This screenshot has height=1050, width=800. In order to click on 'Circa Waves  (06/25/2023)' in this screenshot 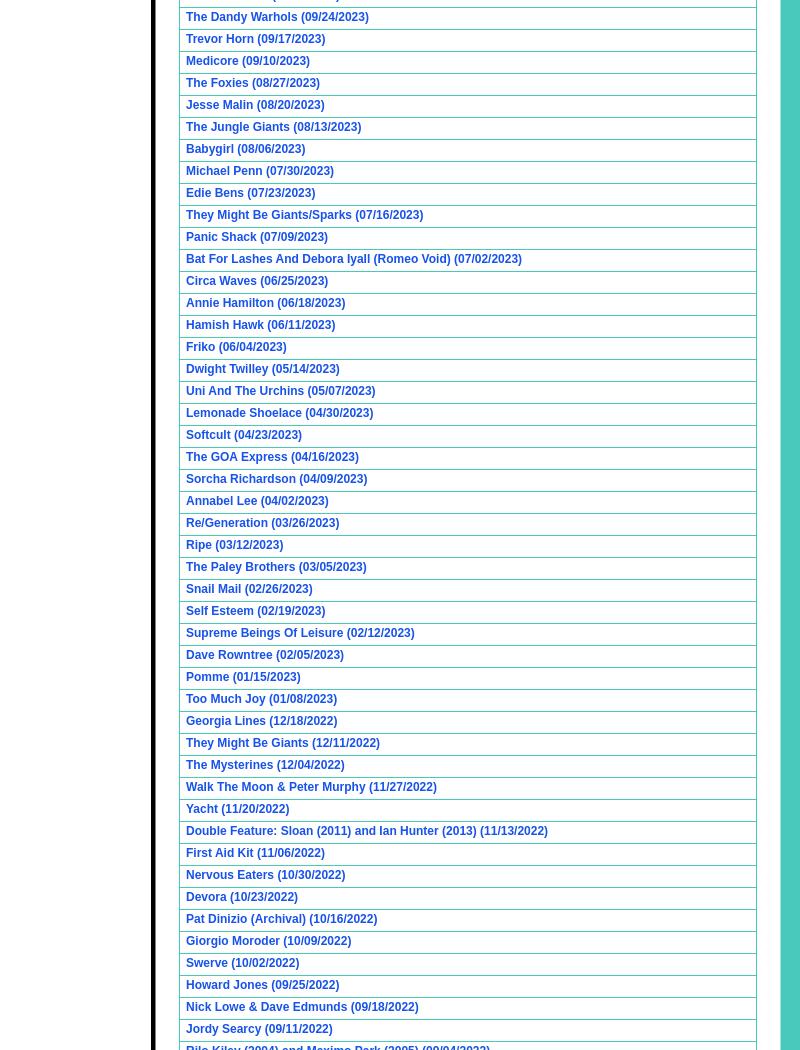, I will do `click(255, 279)`.